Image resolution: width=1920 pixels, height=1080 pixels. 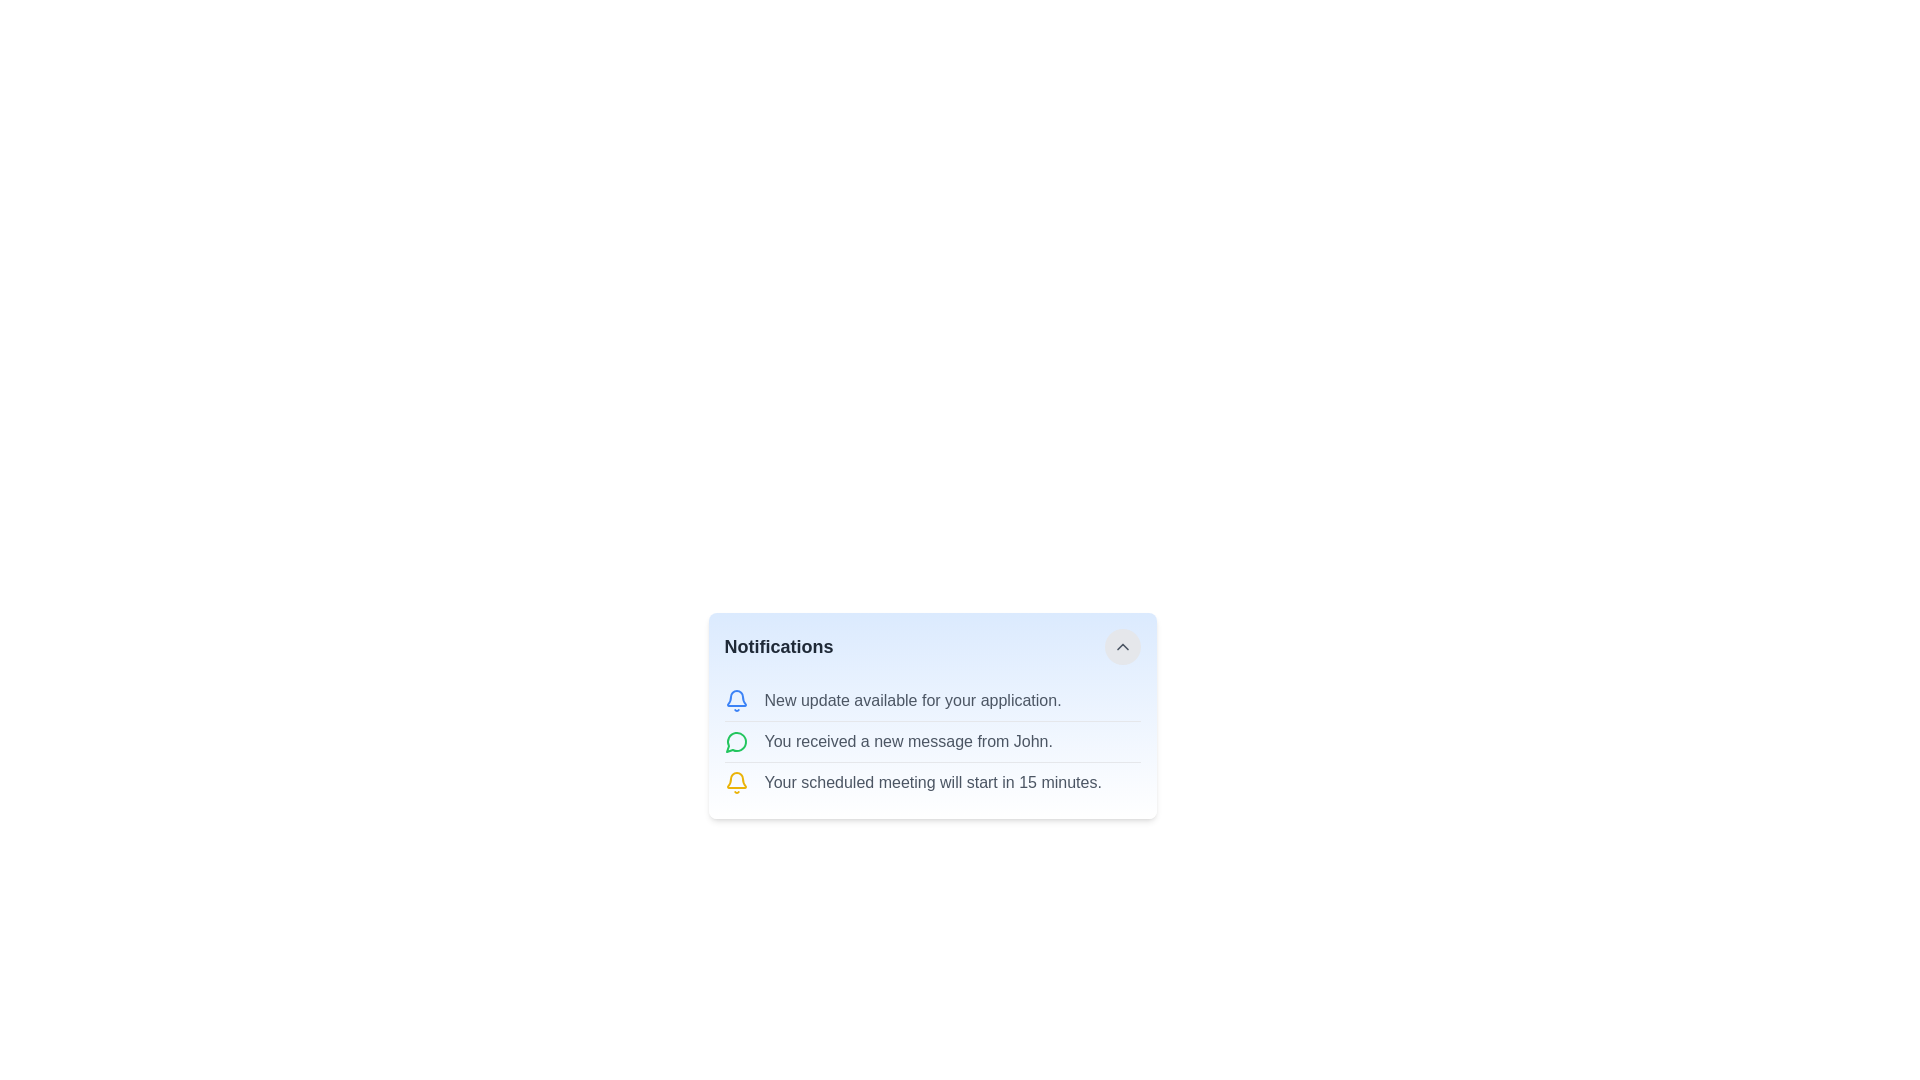 What do you see at coordinates (931, 781) in the screenshot?
I see `the notification item located below the message 'You received a new message from John.' in the notification panel` at bounding box center [931, 781].